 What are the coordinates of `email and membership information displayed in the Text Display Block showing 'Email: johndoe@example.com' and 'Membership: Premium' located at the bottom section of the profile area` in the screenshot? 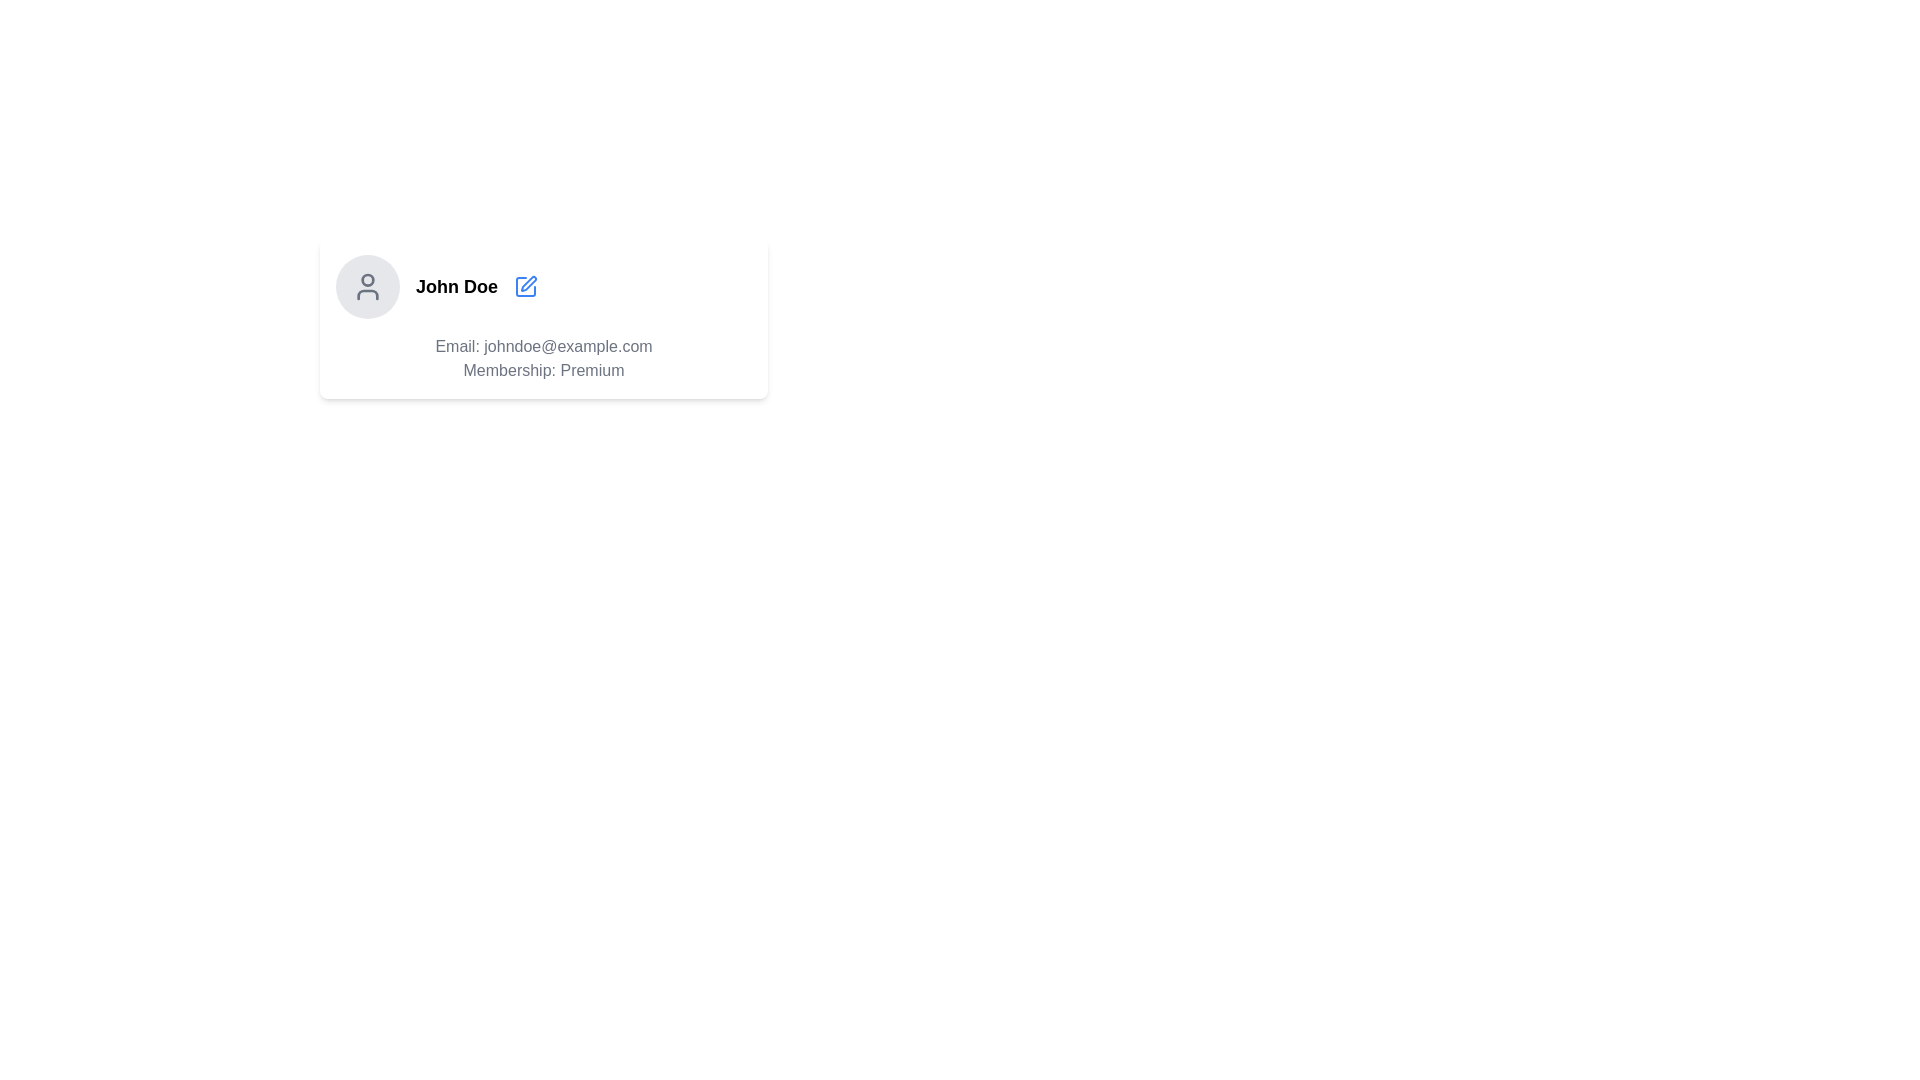 It's located at (543, 357).